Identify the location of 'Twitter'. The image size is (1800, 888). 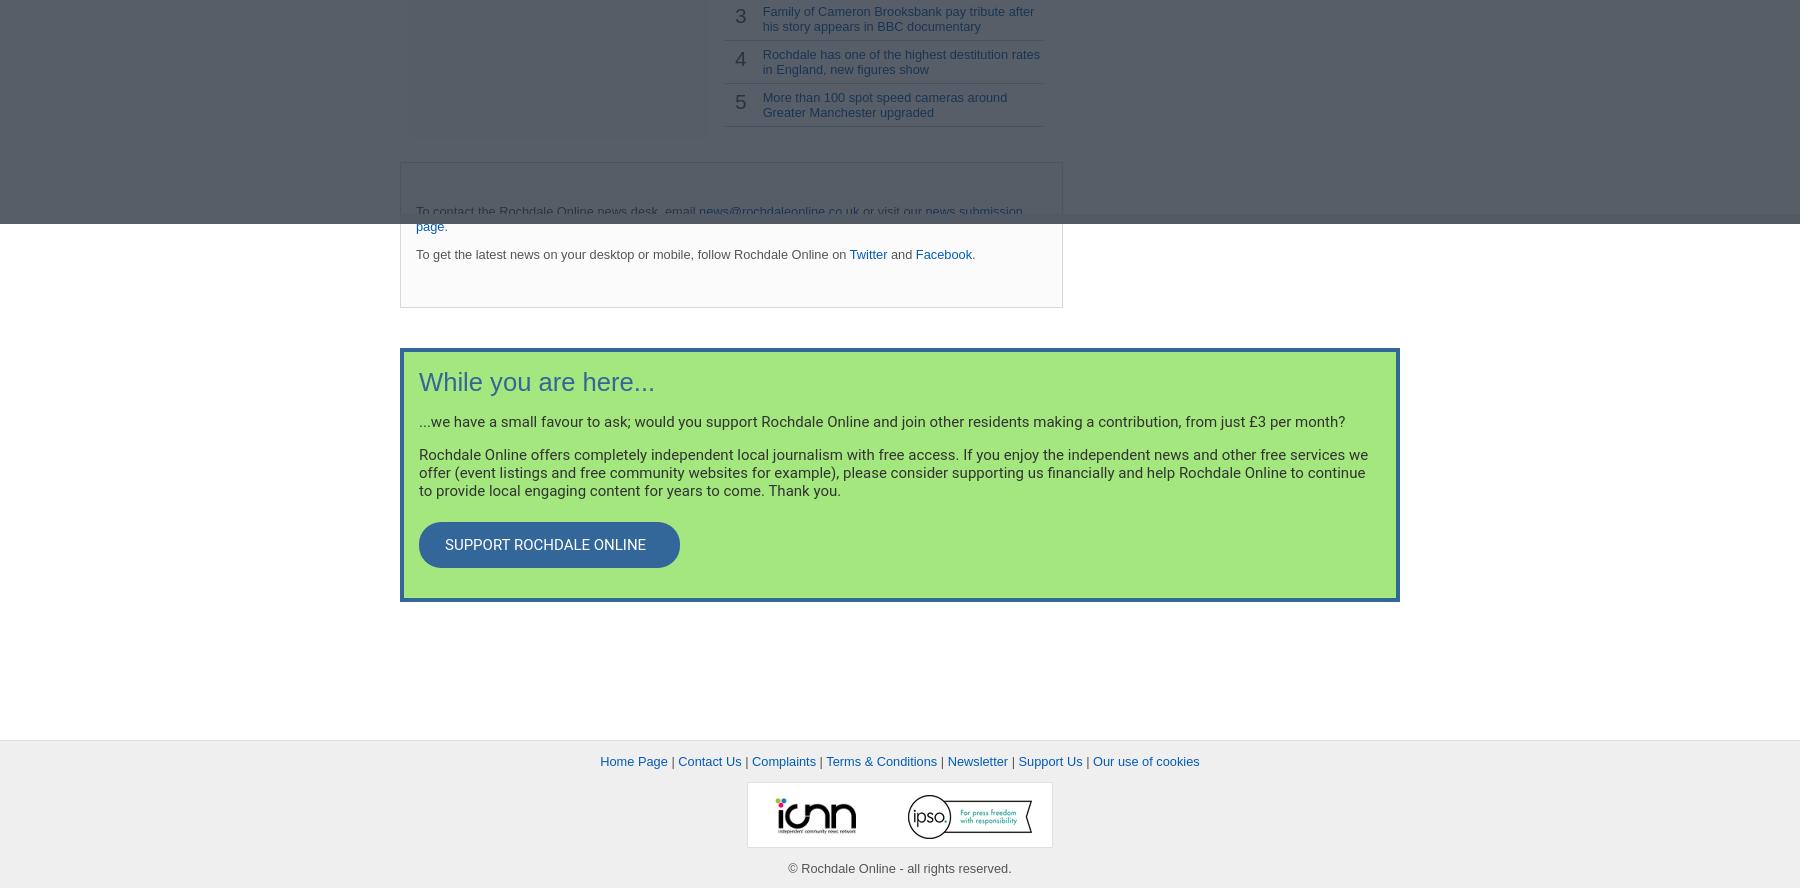
(849, 253).